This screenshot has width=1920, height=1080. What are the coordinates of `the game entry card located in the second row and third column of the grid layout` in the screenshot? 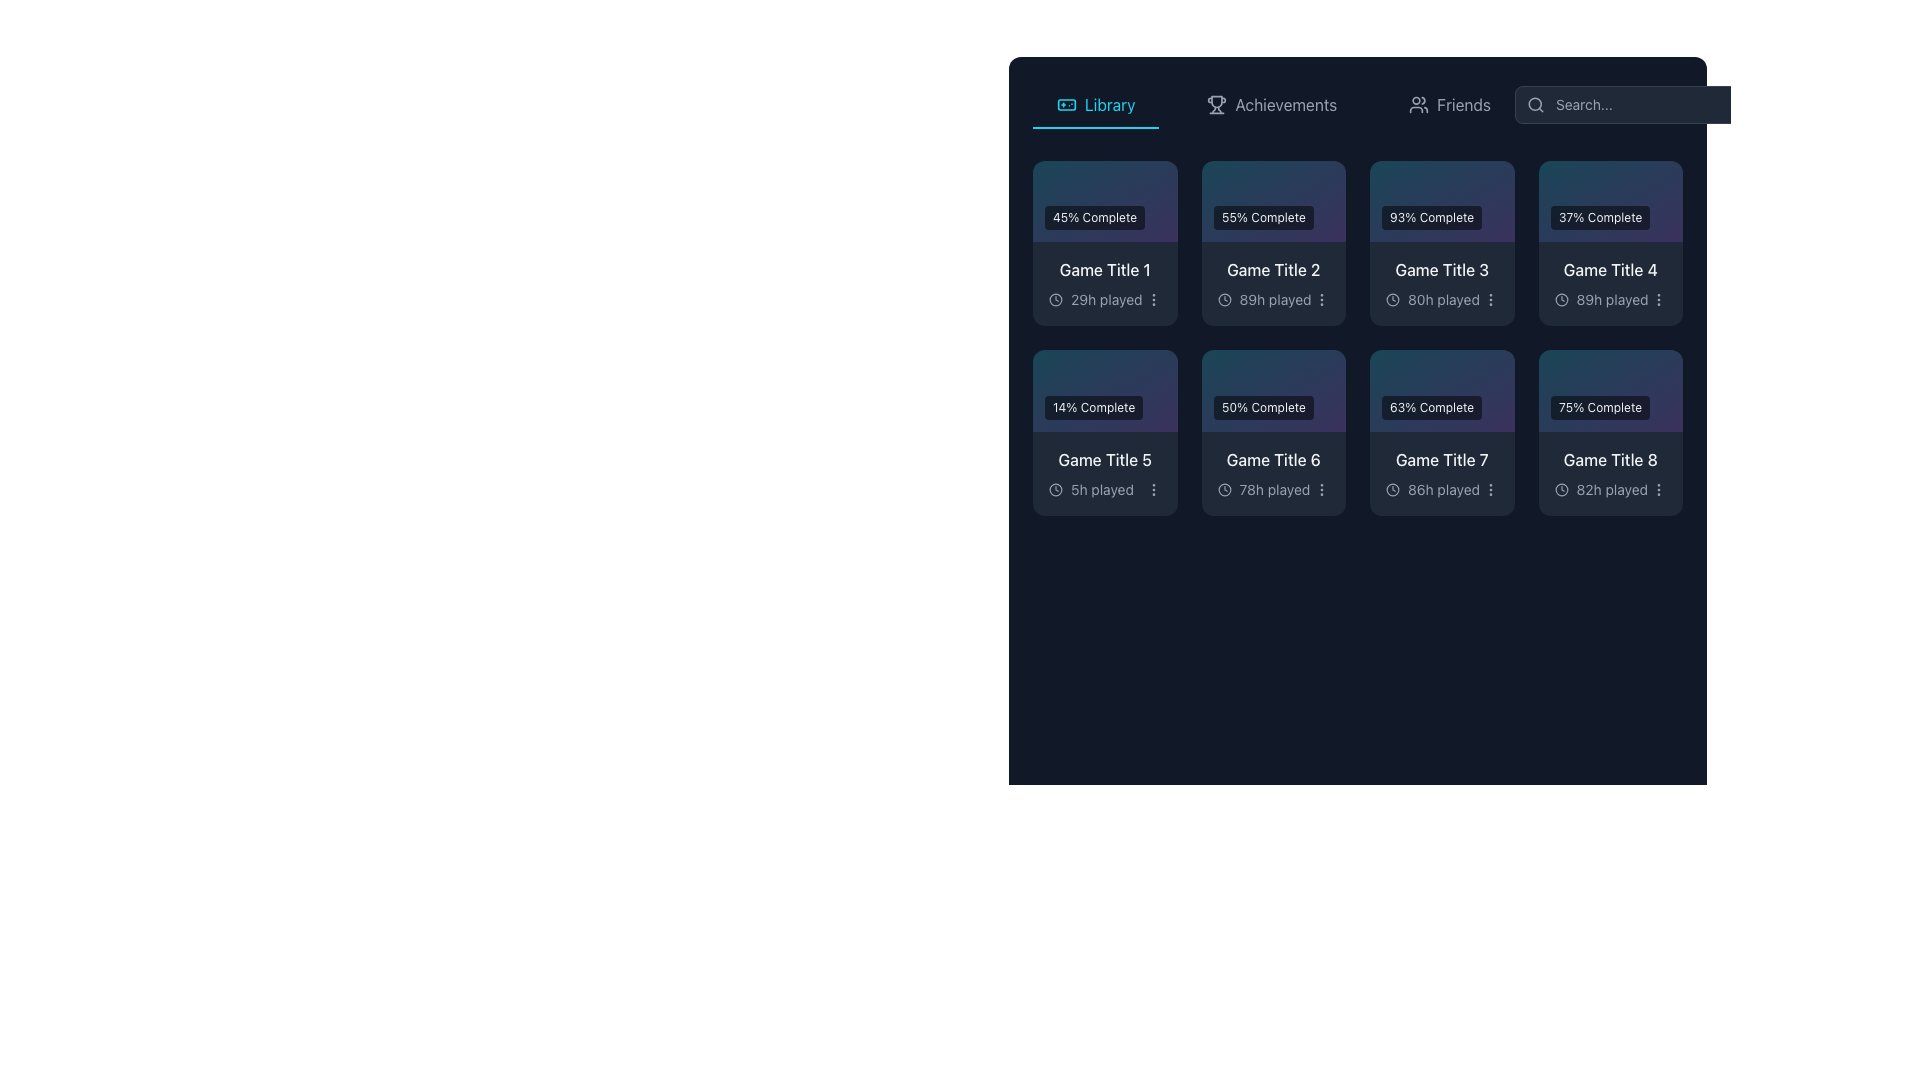 It's located at (1442, 431).